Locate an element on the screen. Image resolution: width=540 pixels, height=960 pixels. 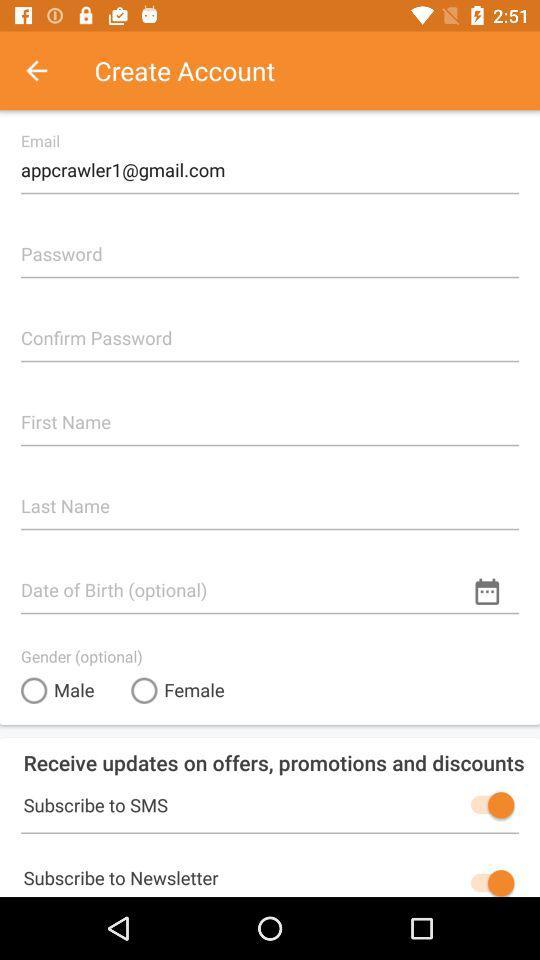
icon next to create account icon is located at coordinates (47, 70).